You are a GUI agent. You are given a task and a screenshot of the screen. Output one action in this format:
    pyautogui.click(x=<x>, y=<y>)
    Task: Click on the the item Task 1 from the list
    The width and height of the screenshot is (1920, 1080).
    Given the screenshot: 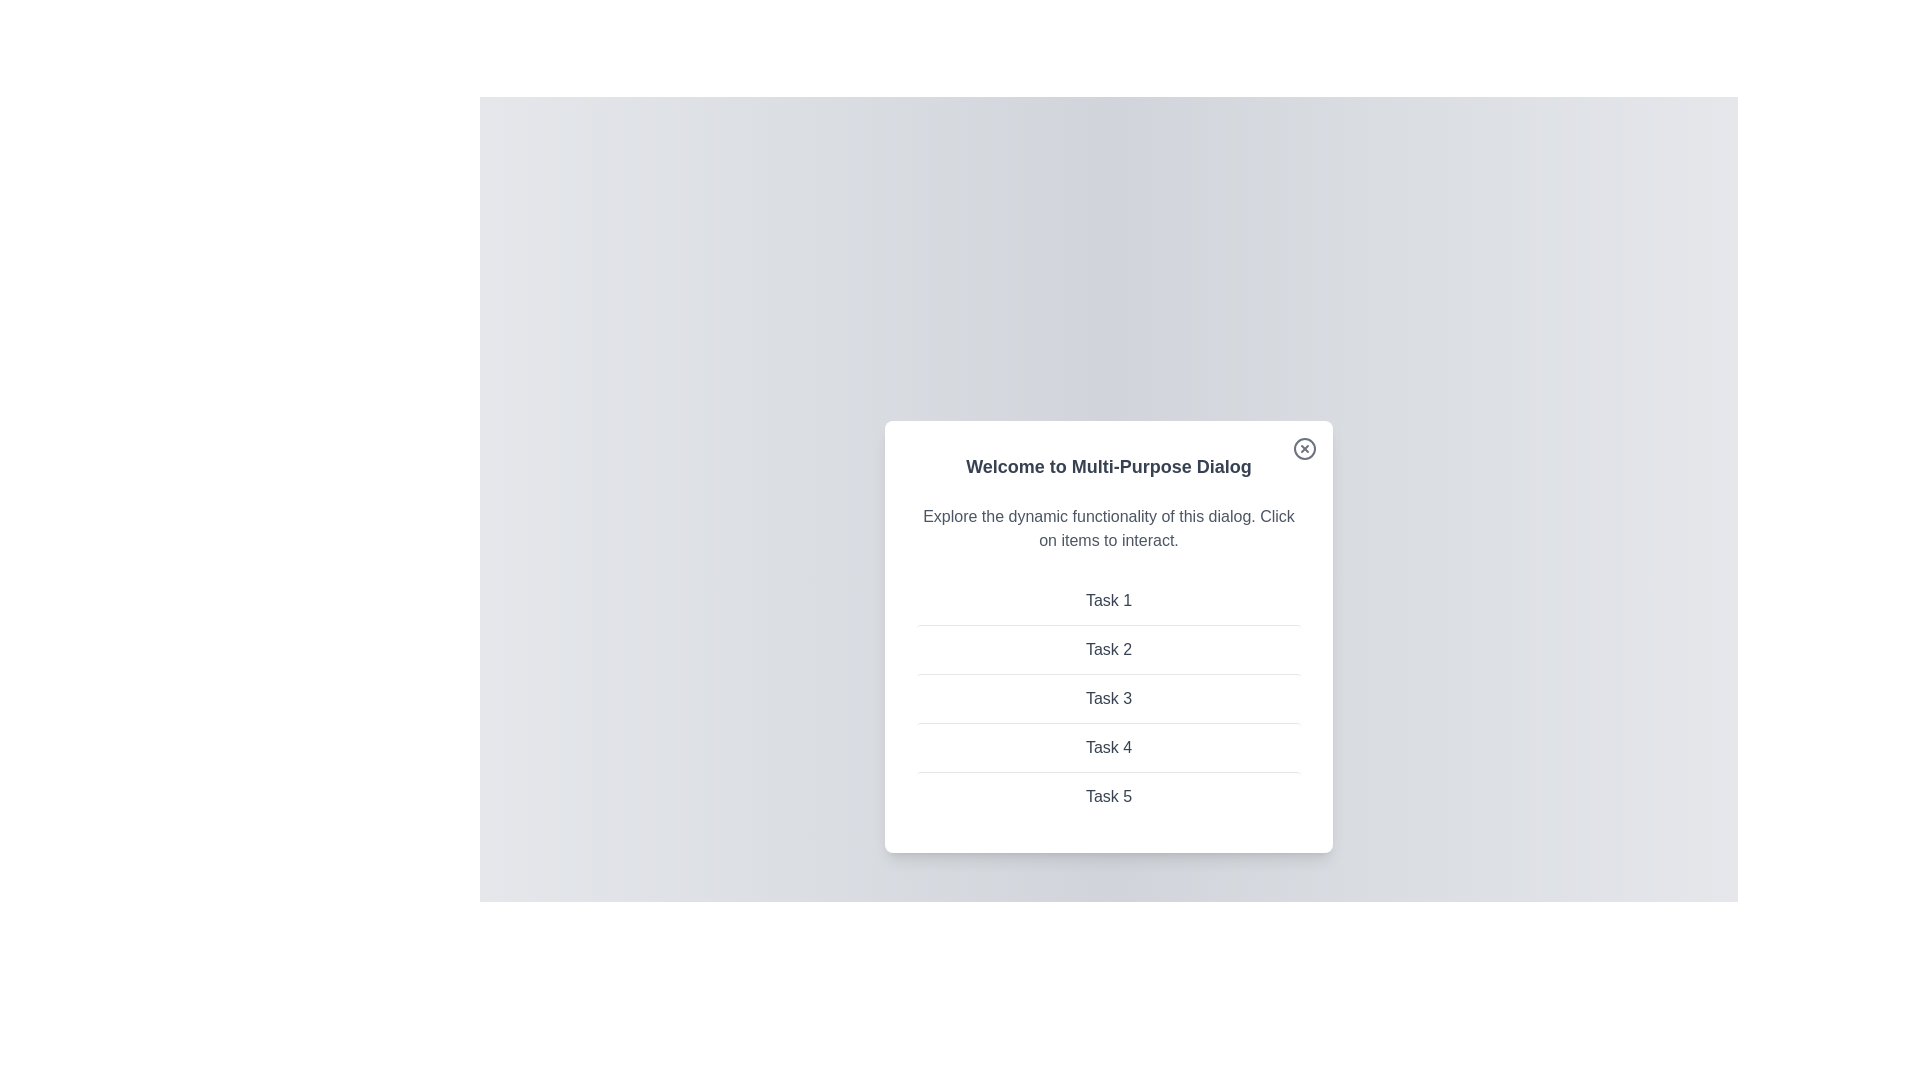 What is the action you would take?
    pyautogui.click(x=1107, y=600)
    